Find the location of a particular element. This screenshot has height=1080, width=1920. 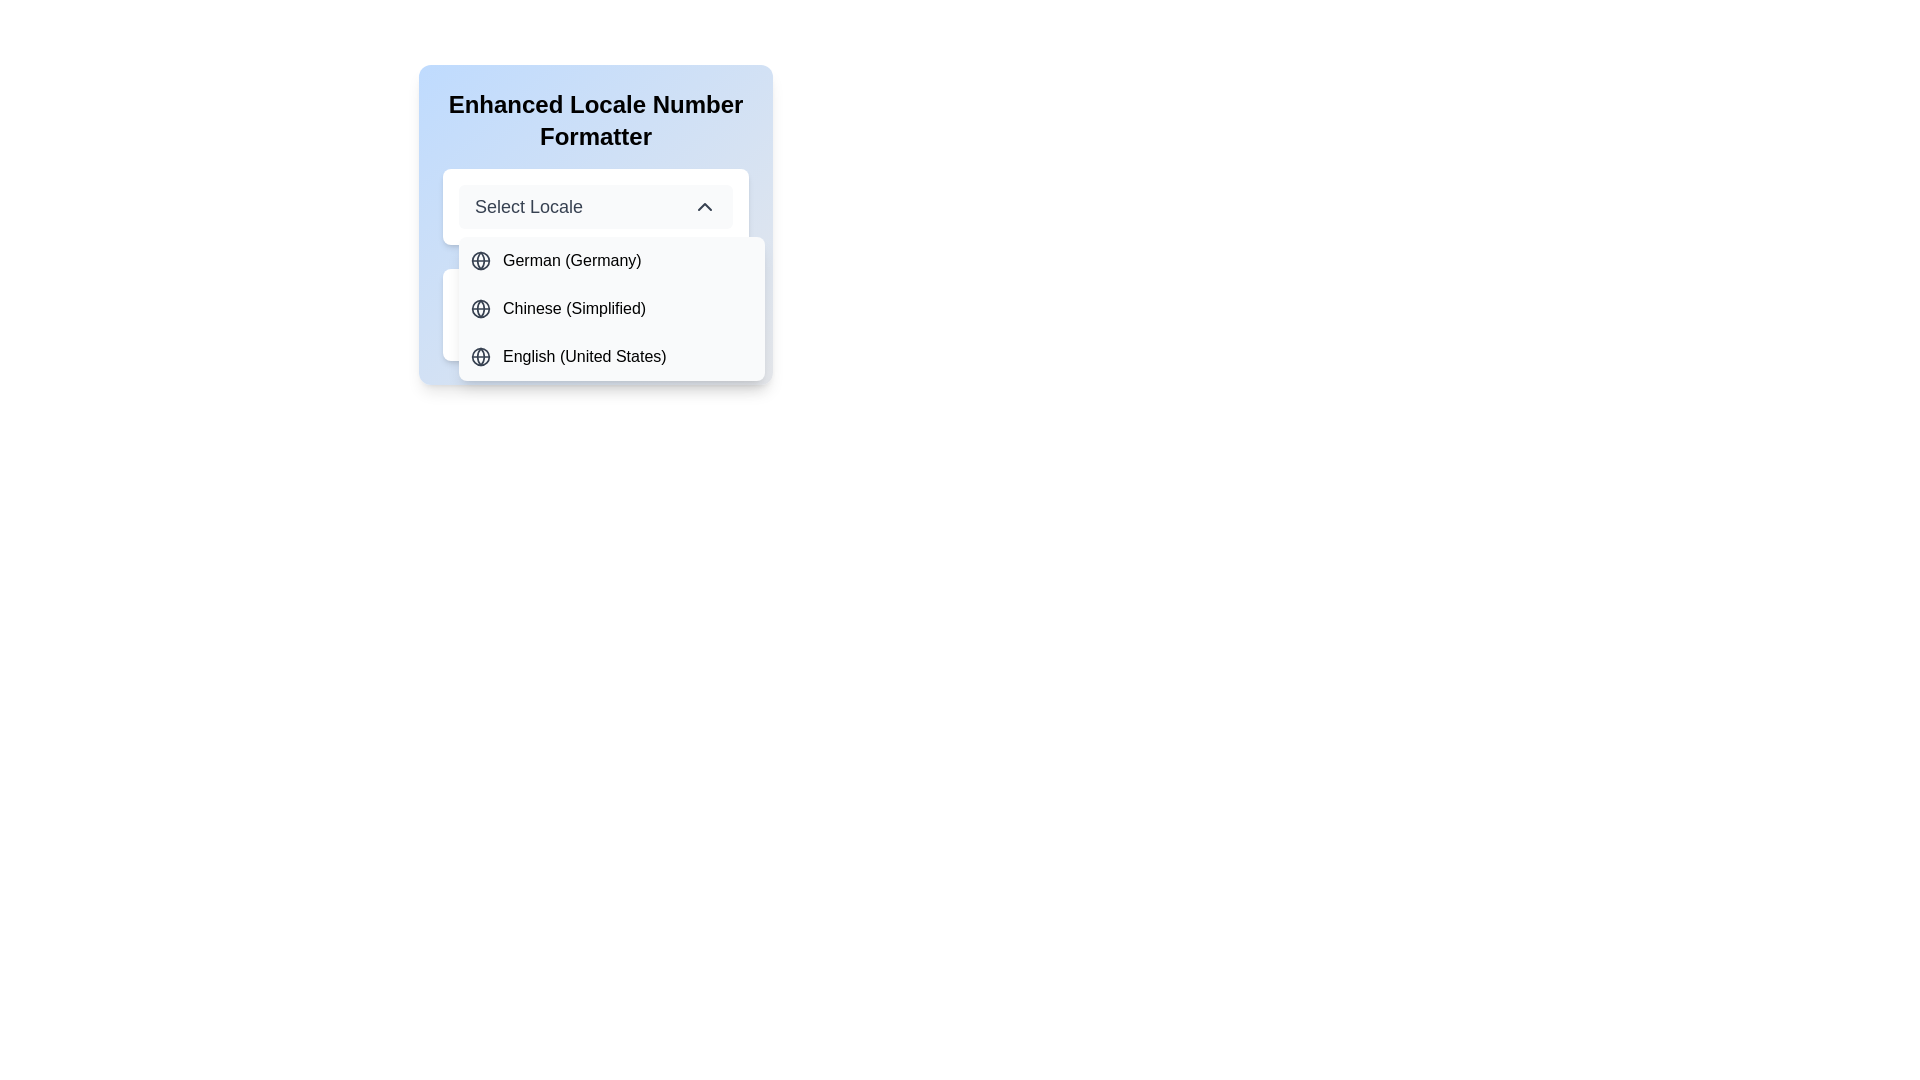

the globe icon with a circular outline and latitude/longitude lines, located in the 'English (United States)' dropdown menu option is located at coordinates (480, 356).